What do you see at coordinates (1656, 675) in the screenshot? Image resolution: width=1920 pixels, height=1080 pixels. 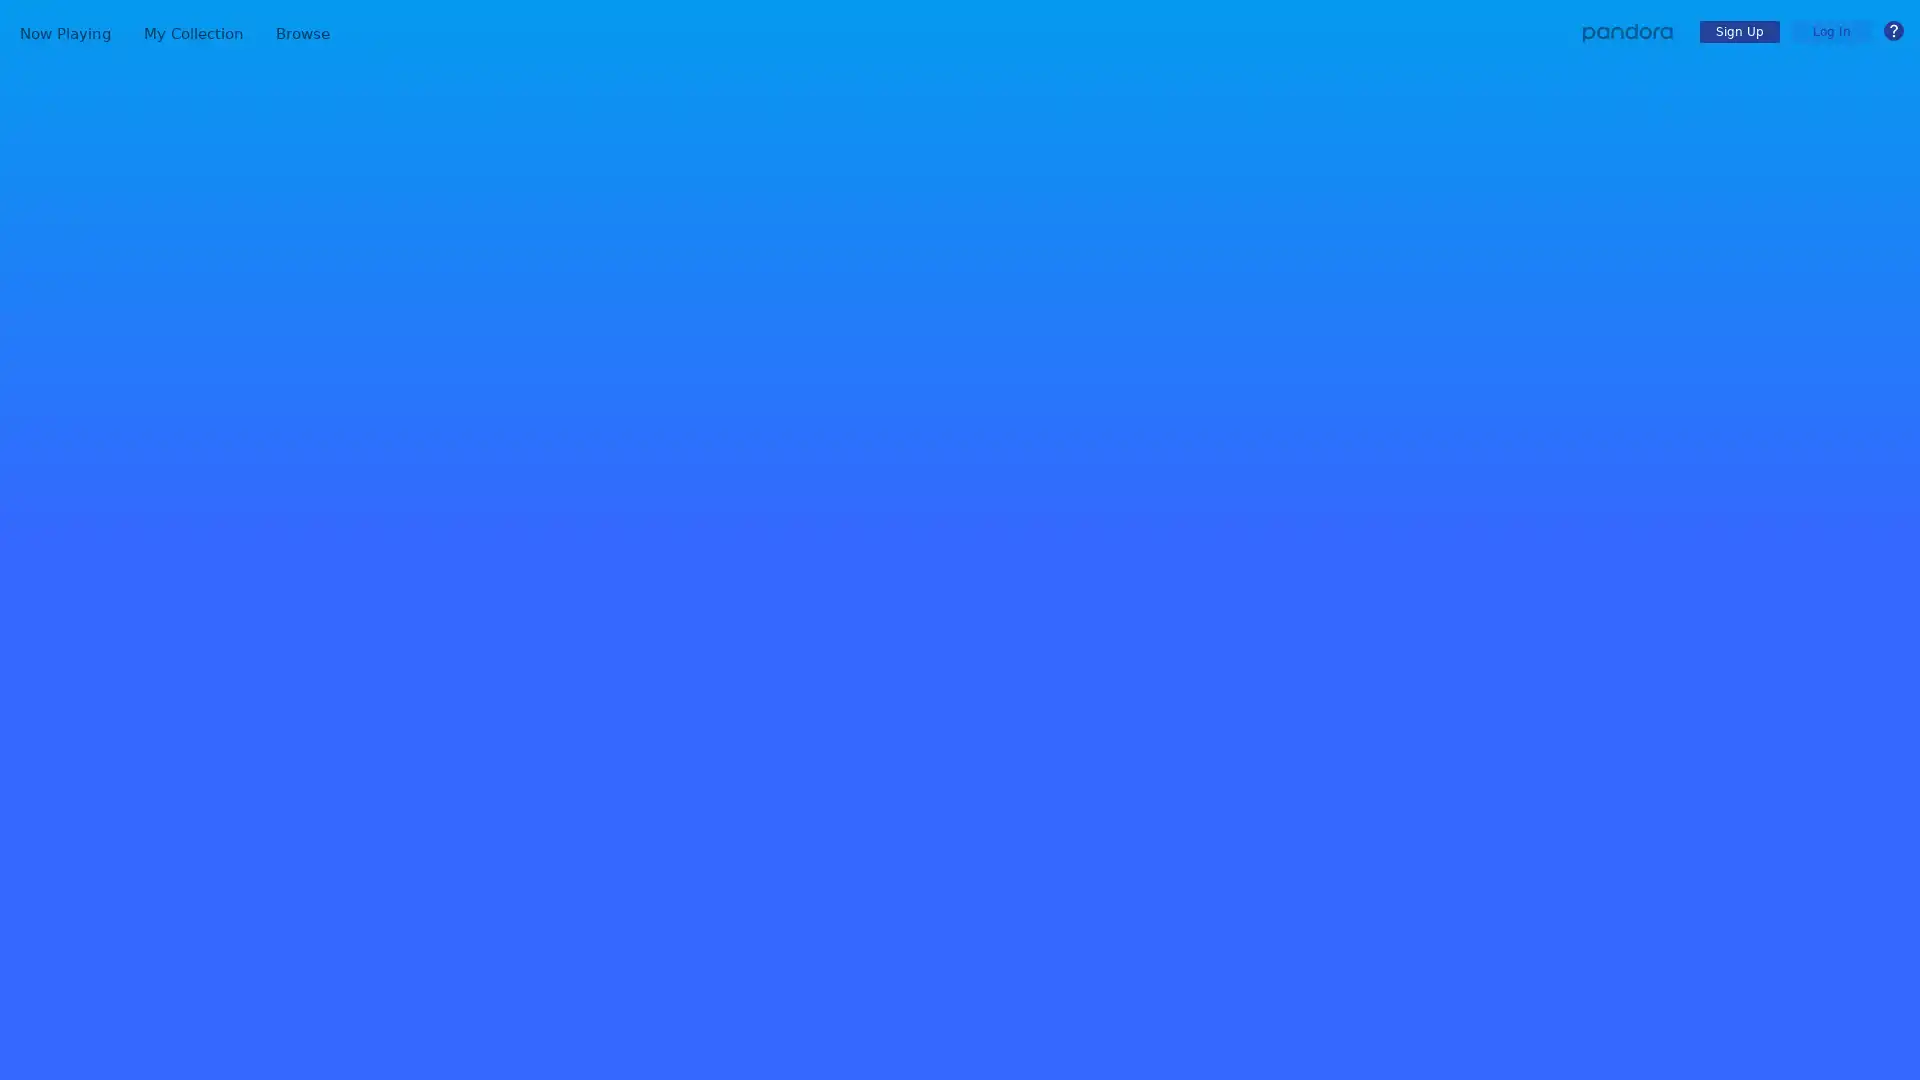 I see `44:52` at bounding box center [1656, 675].